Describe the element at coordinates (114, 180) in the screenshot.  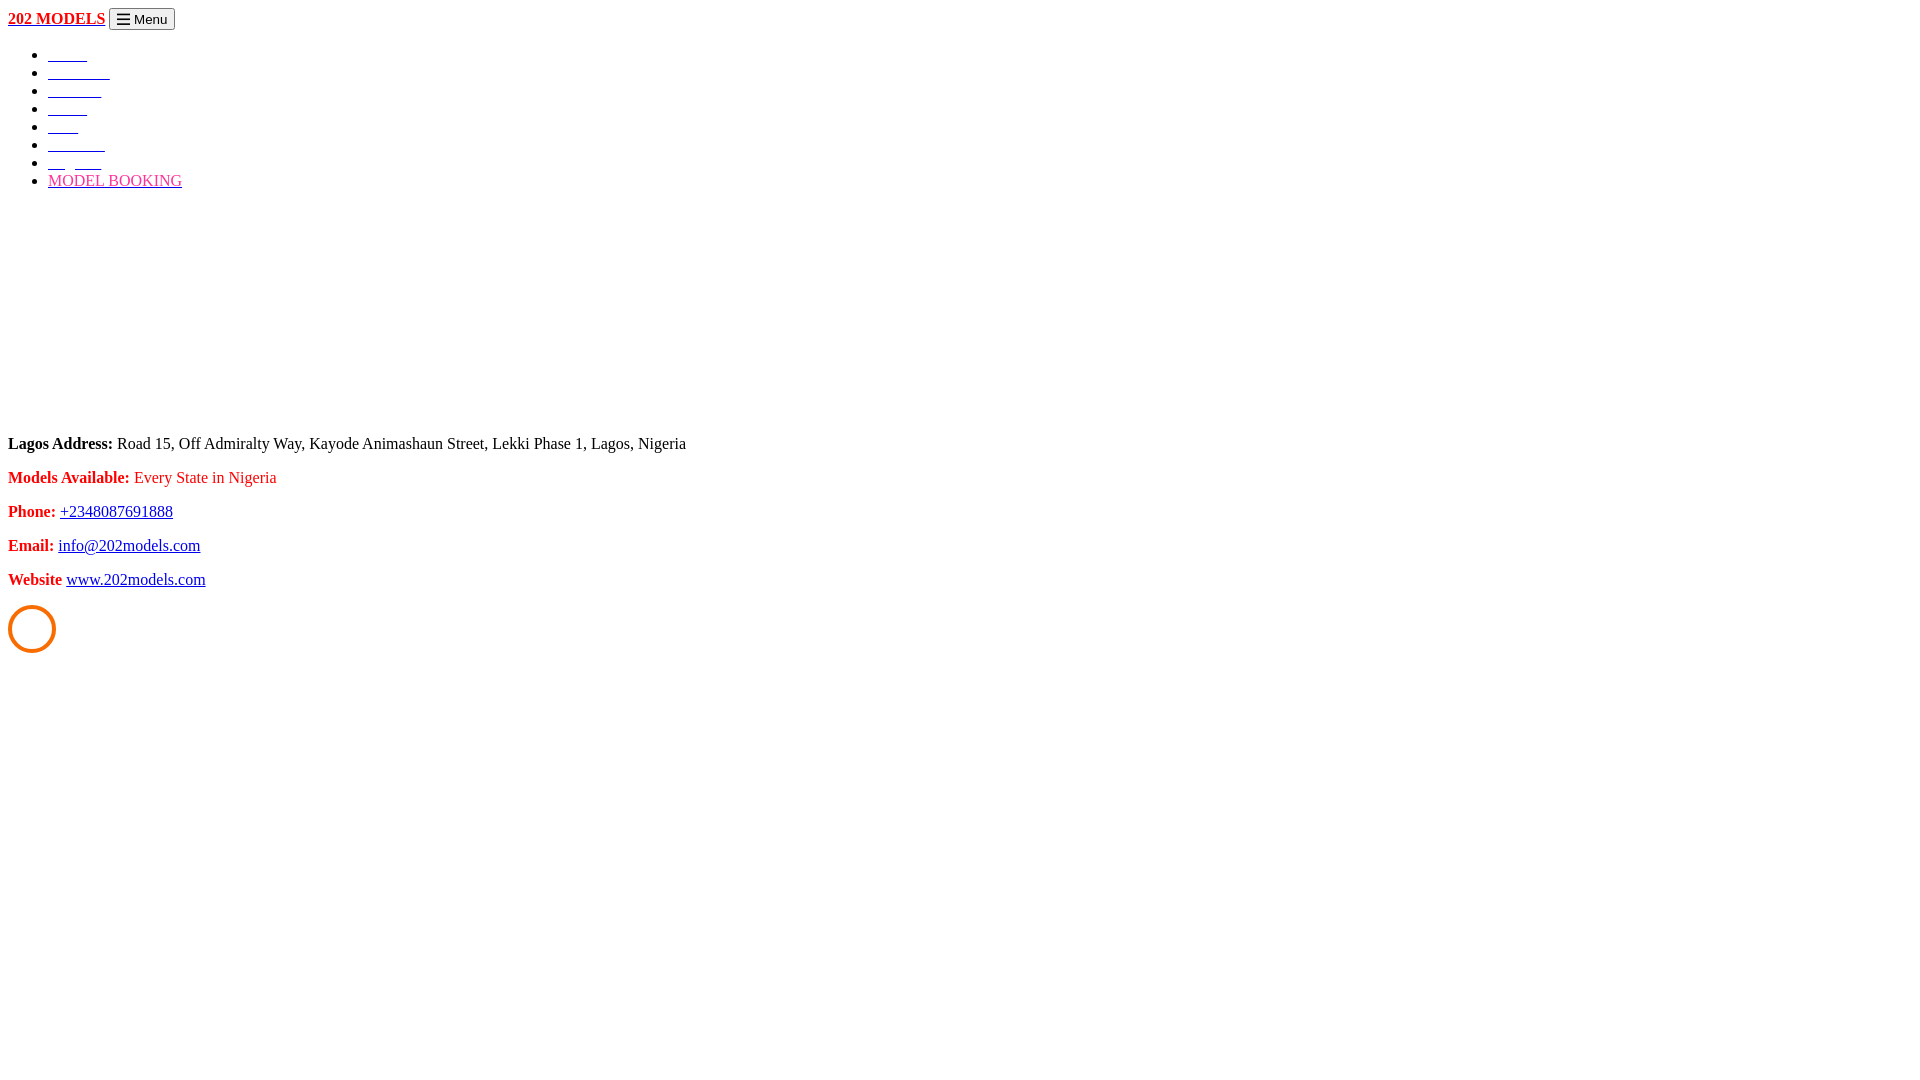
I see `'MODEL BOOKING'` at that location.